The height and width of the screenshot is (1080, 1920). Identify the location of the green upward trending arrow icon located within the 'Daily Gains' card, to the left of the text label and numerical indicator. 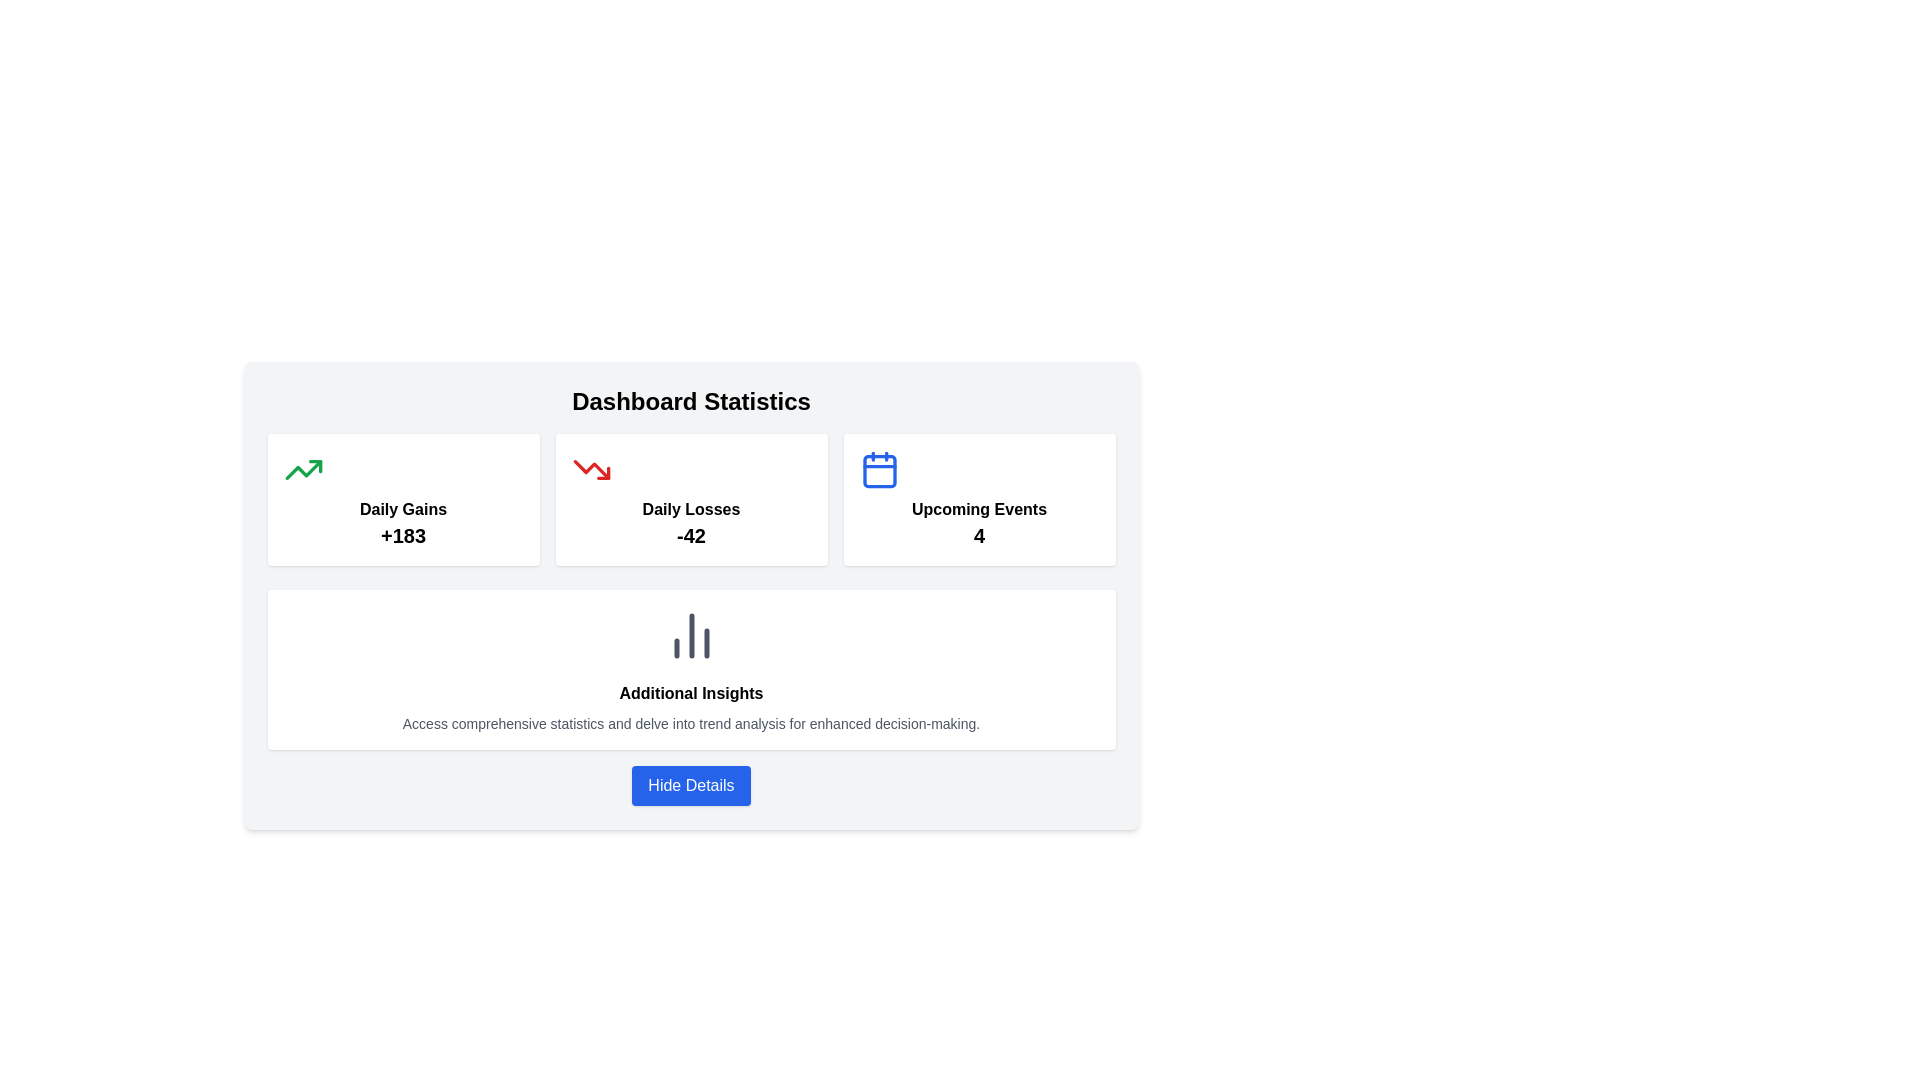
(302, 470).